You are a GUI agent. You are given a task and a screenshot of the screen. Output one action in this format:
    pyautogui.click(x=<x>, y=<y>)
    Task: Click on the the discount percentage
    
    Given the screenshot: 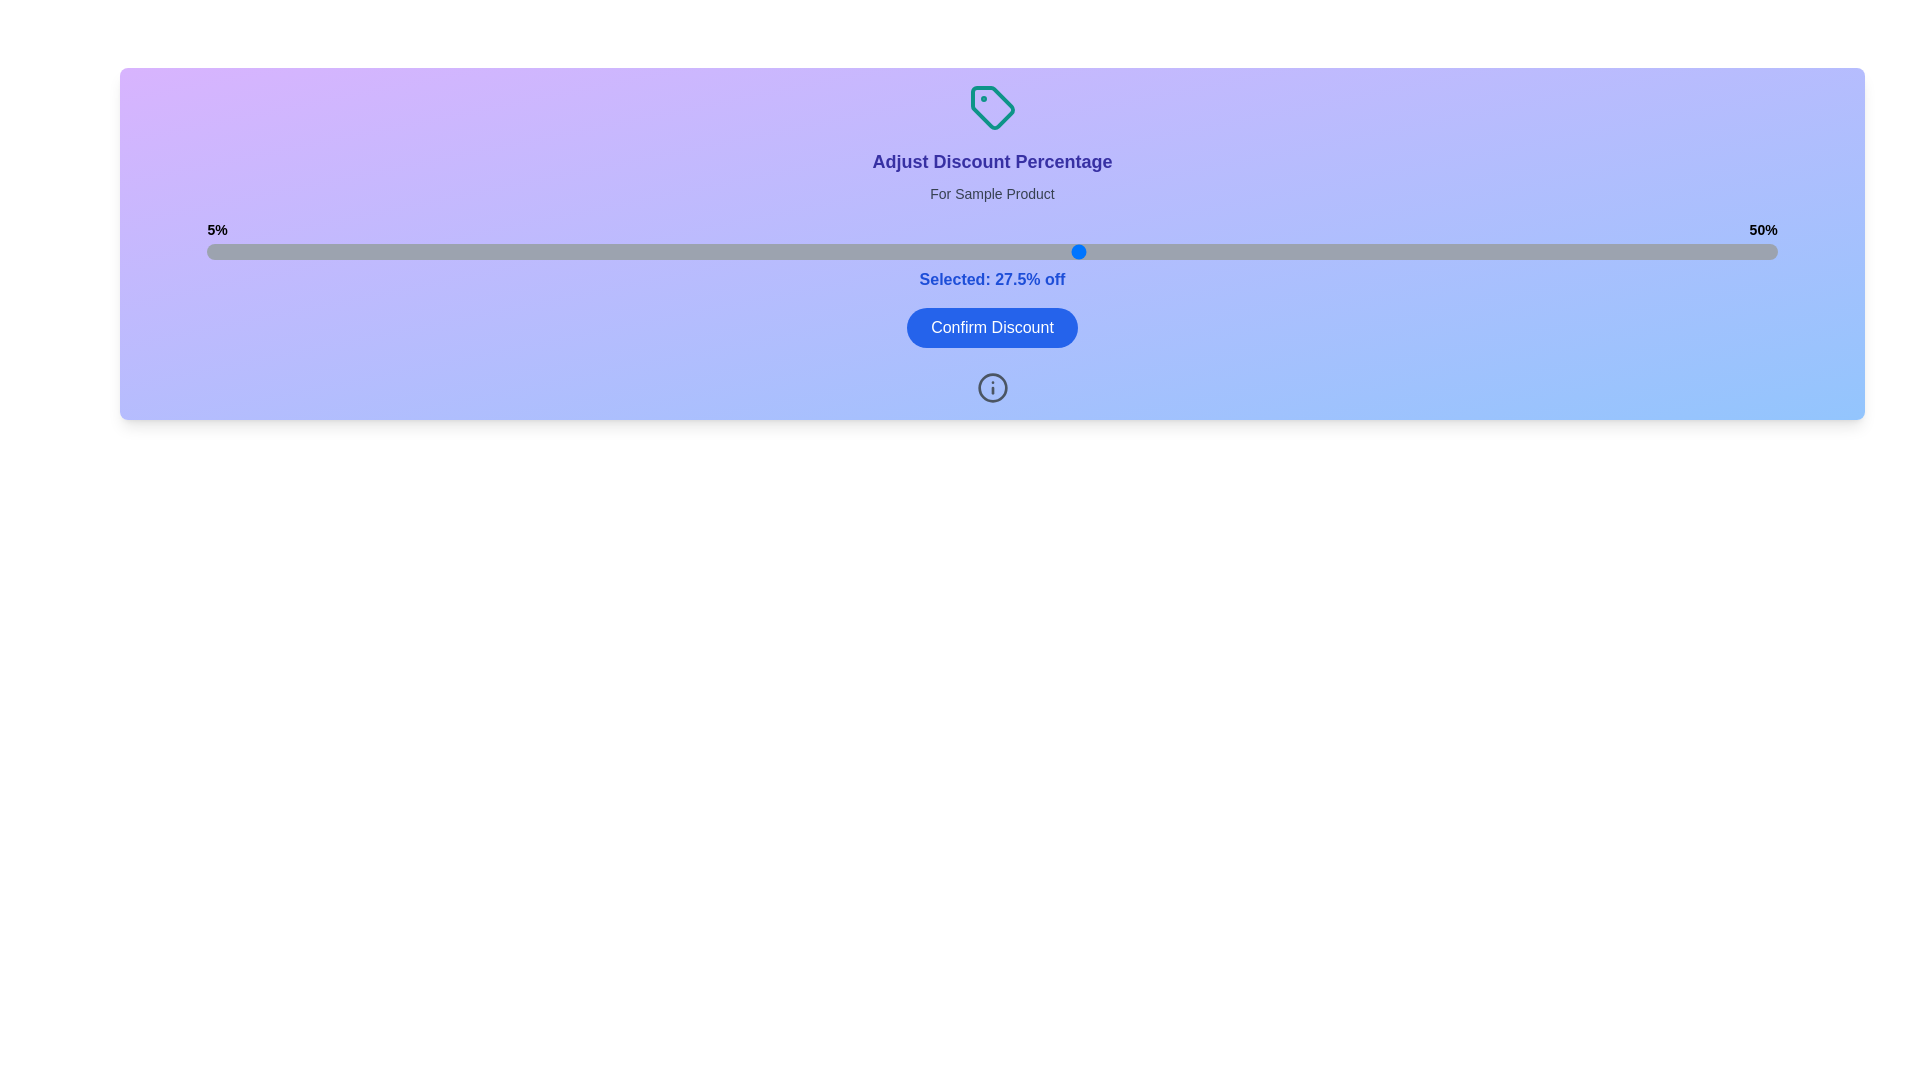 What is the action you would take?
    pyautogui.click(x=835, y=250)
    